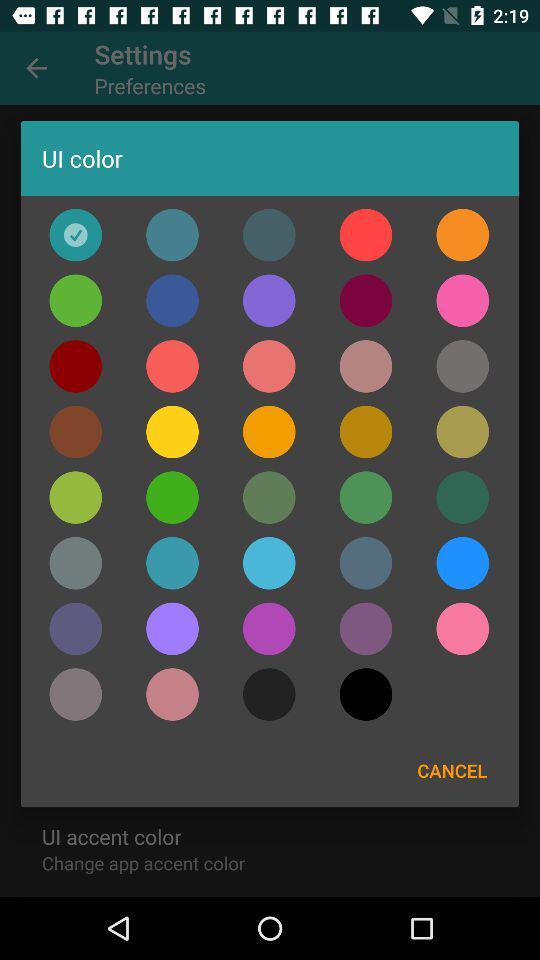 Image resolution: width=540 pixels, height=960 pixels. Describe the element at coordinates (269, 235) in the screenshot. I see `blue-gray ui color` at that location.